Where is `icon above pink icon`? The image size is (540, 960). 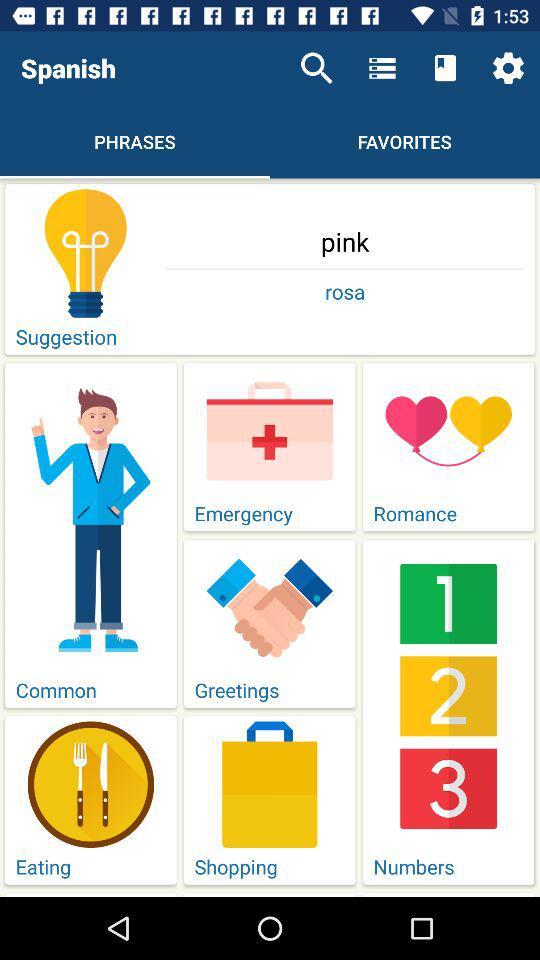
icon above pink icon is located at coordinates (316, 68).